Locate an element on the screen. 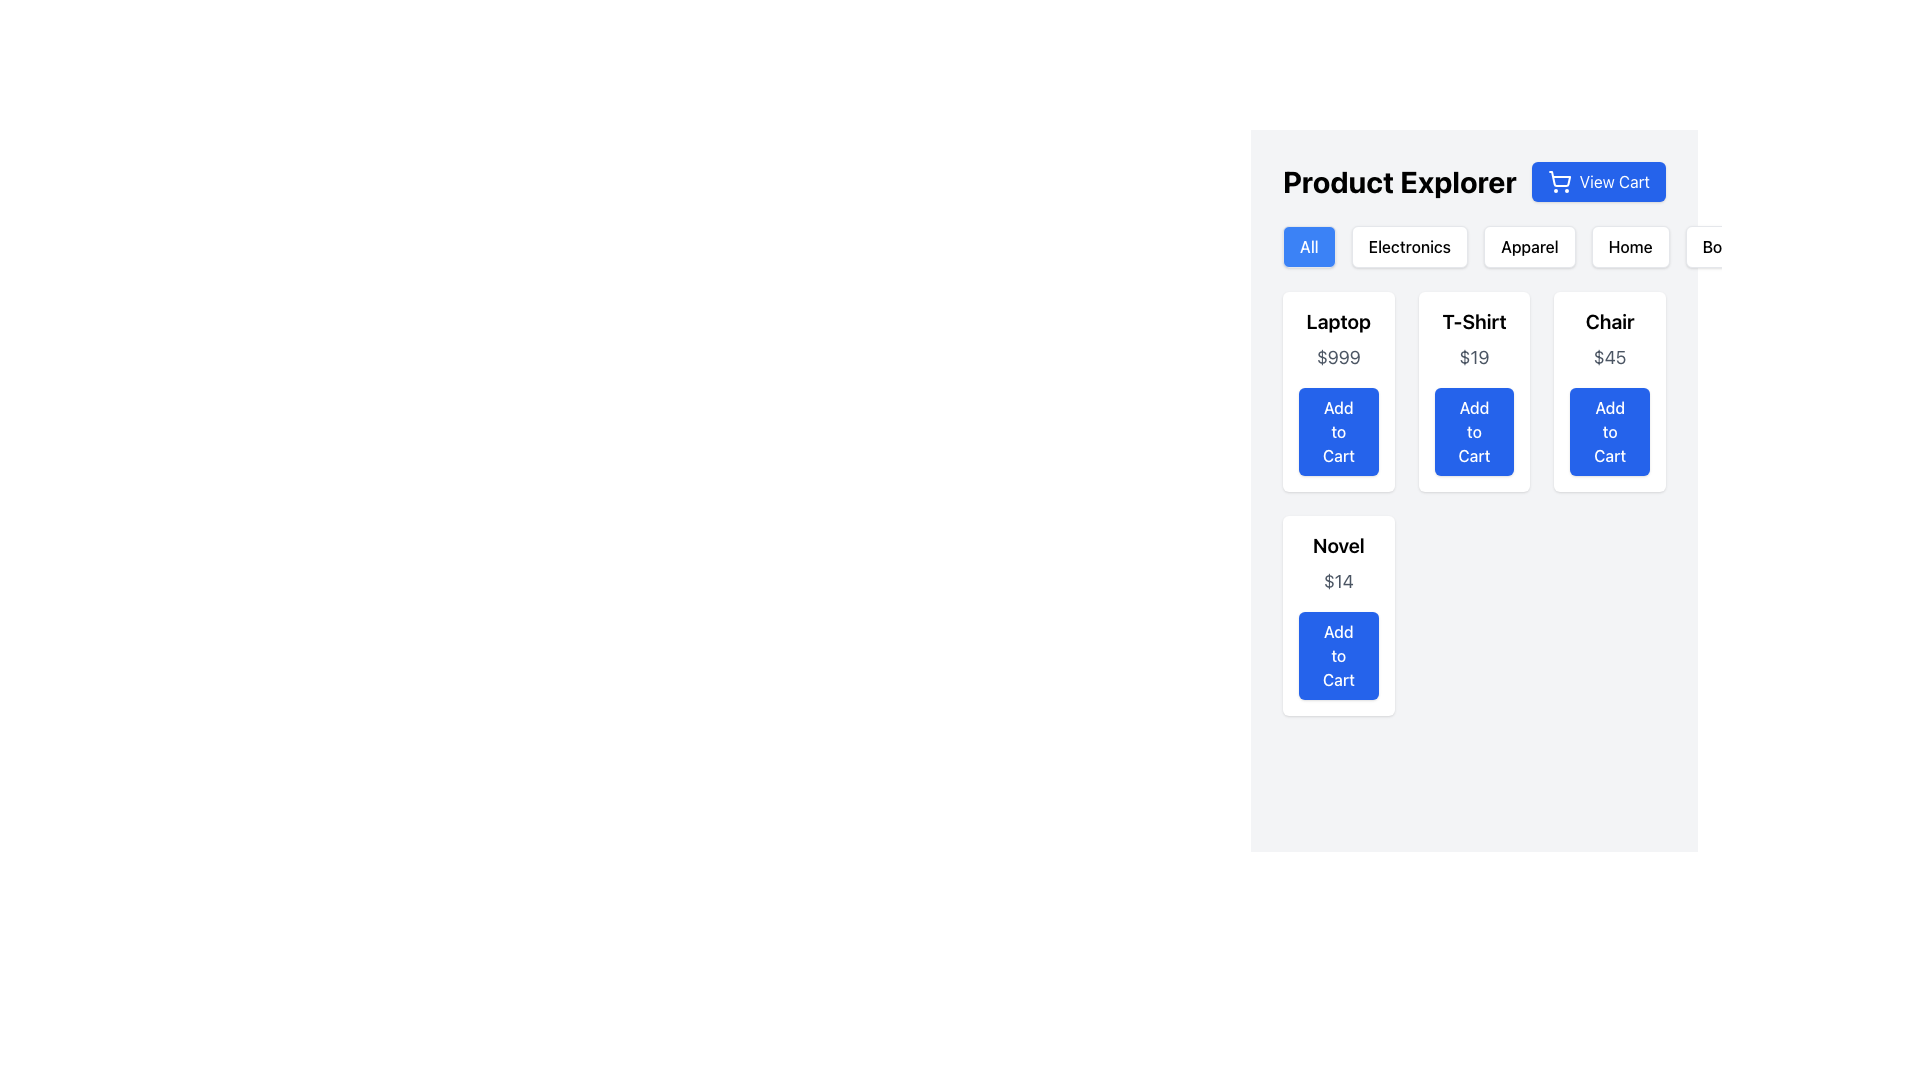 This screenshot has width=1920, height=1080. the 'Add to Cart' button, which has a blue background and white text, located in the third column of the product grid under the '$45' text is located at coordinates (1610, 431).